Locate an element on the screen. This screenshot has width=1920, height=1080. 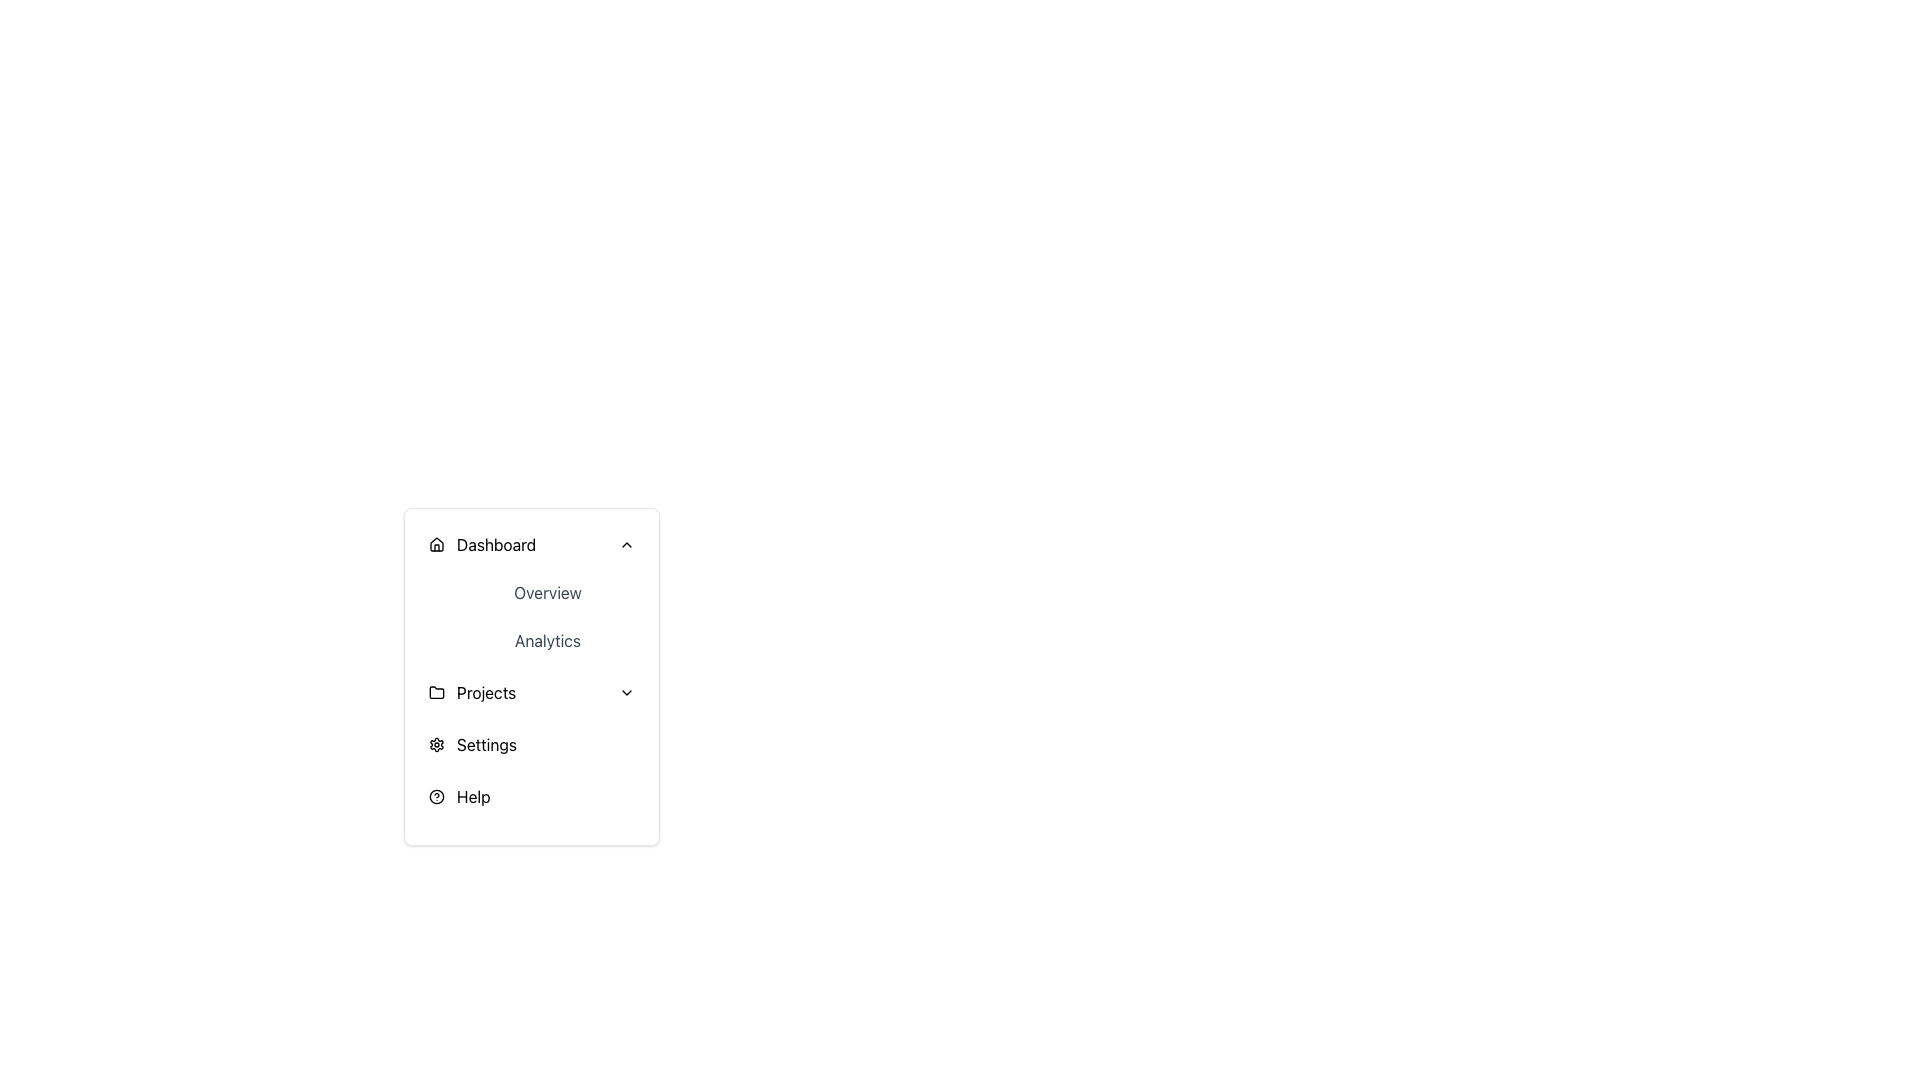
the 'Dashboard' text label in the vertical navigation menu is located at coordinates (496, 544).